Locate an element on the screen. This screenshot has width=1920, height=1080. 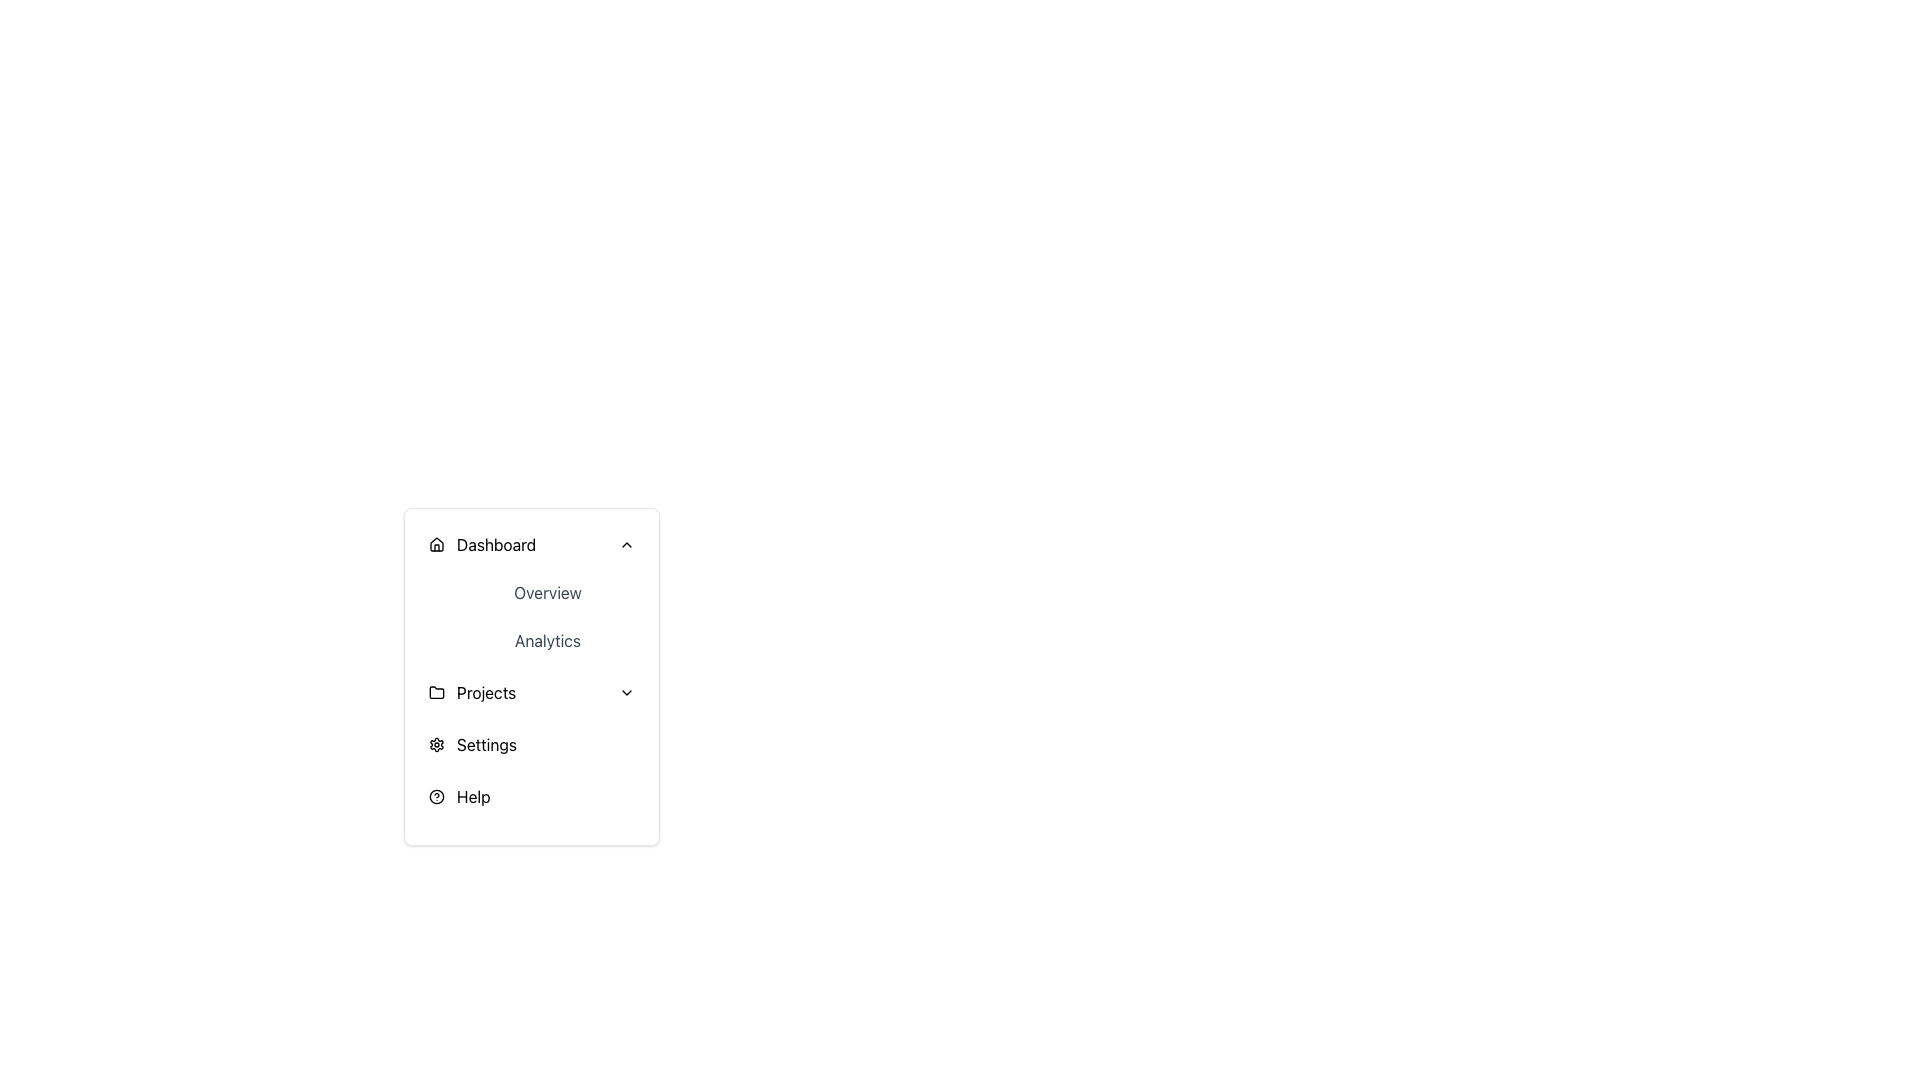
the 'Dashboard' text label in the vertical navigation menu is located at coordinates (496, 544).